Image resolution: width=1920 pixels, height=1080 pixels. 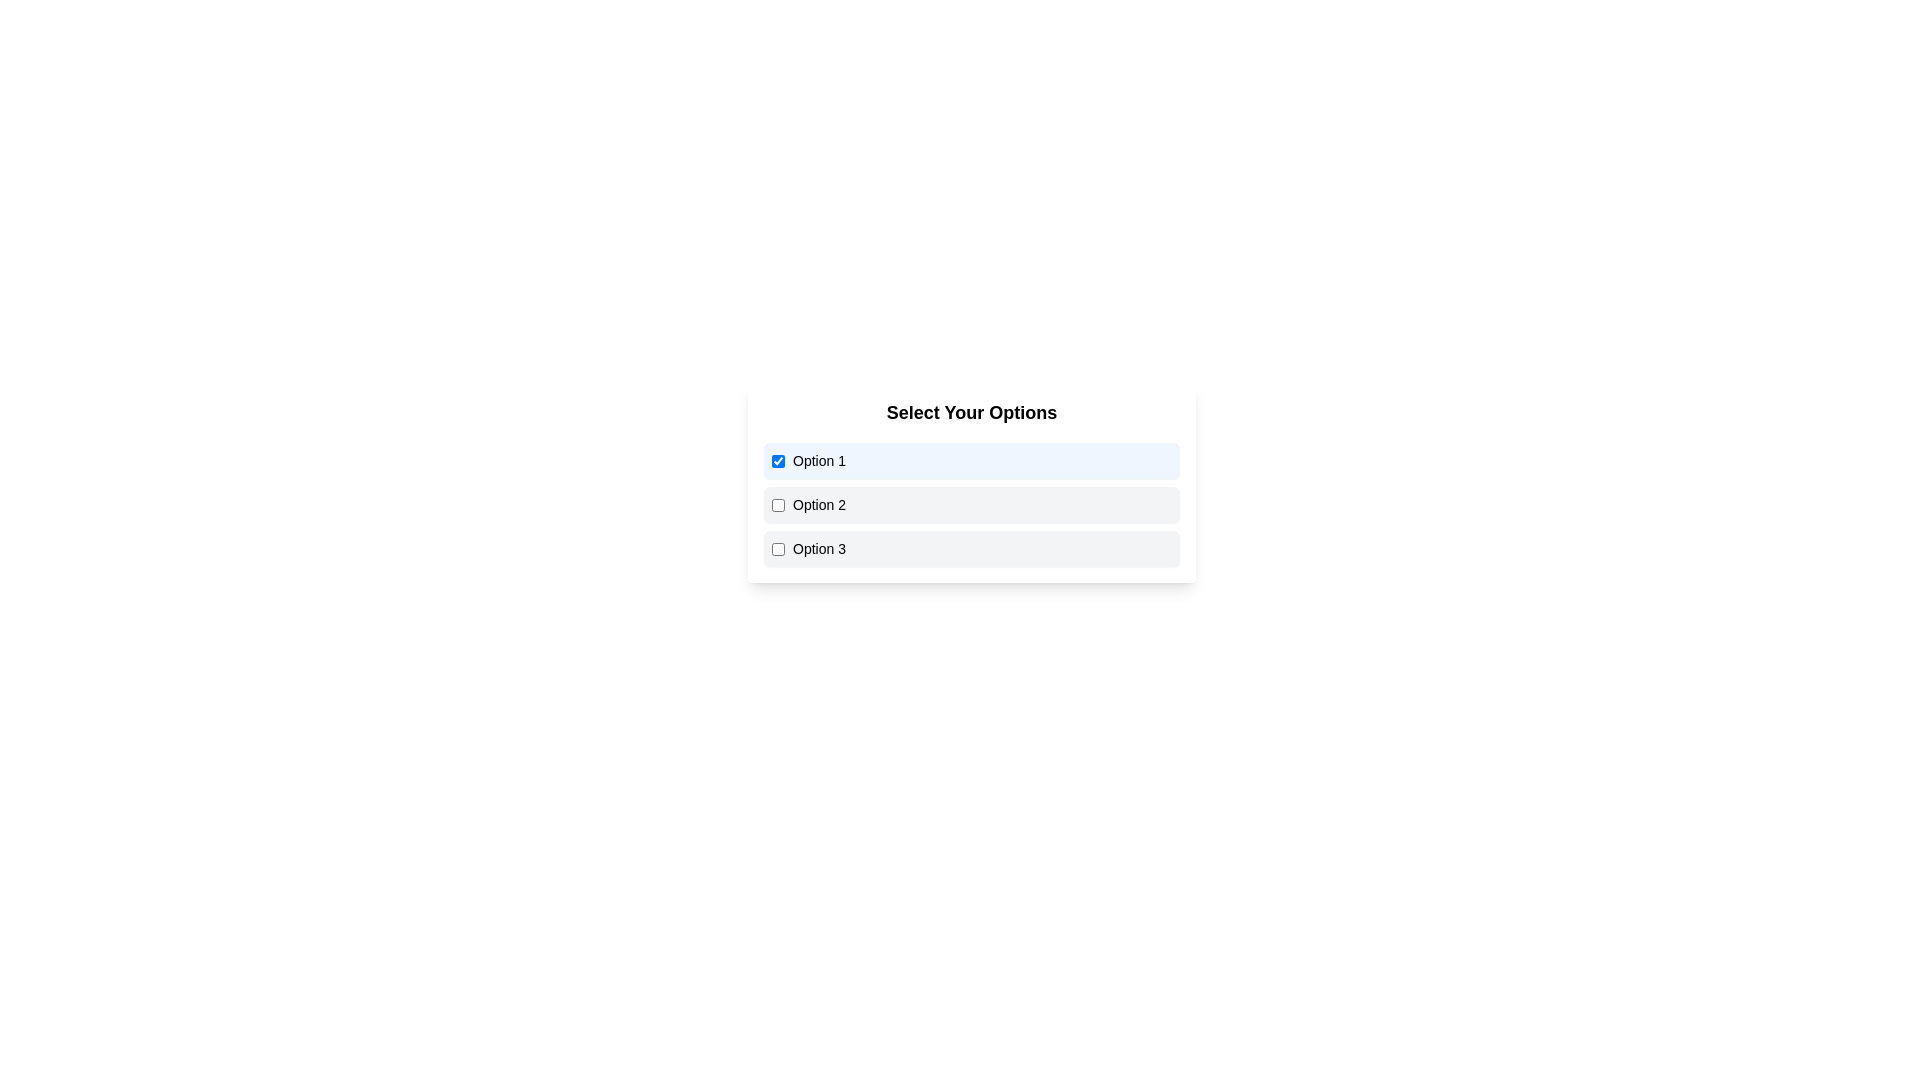 What do you see at coordinates (819, 461) in the screenshot?
I see `the text label that provides descriptive context for the adjacent checkbox, located to the right of the first checkbox in a vertical list of selectable options` at bounding box center [819, 461].